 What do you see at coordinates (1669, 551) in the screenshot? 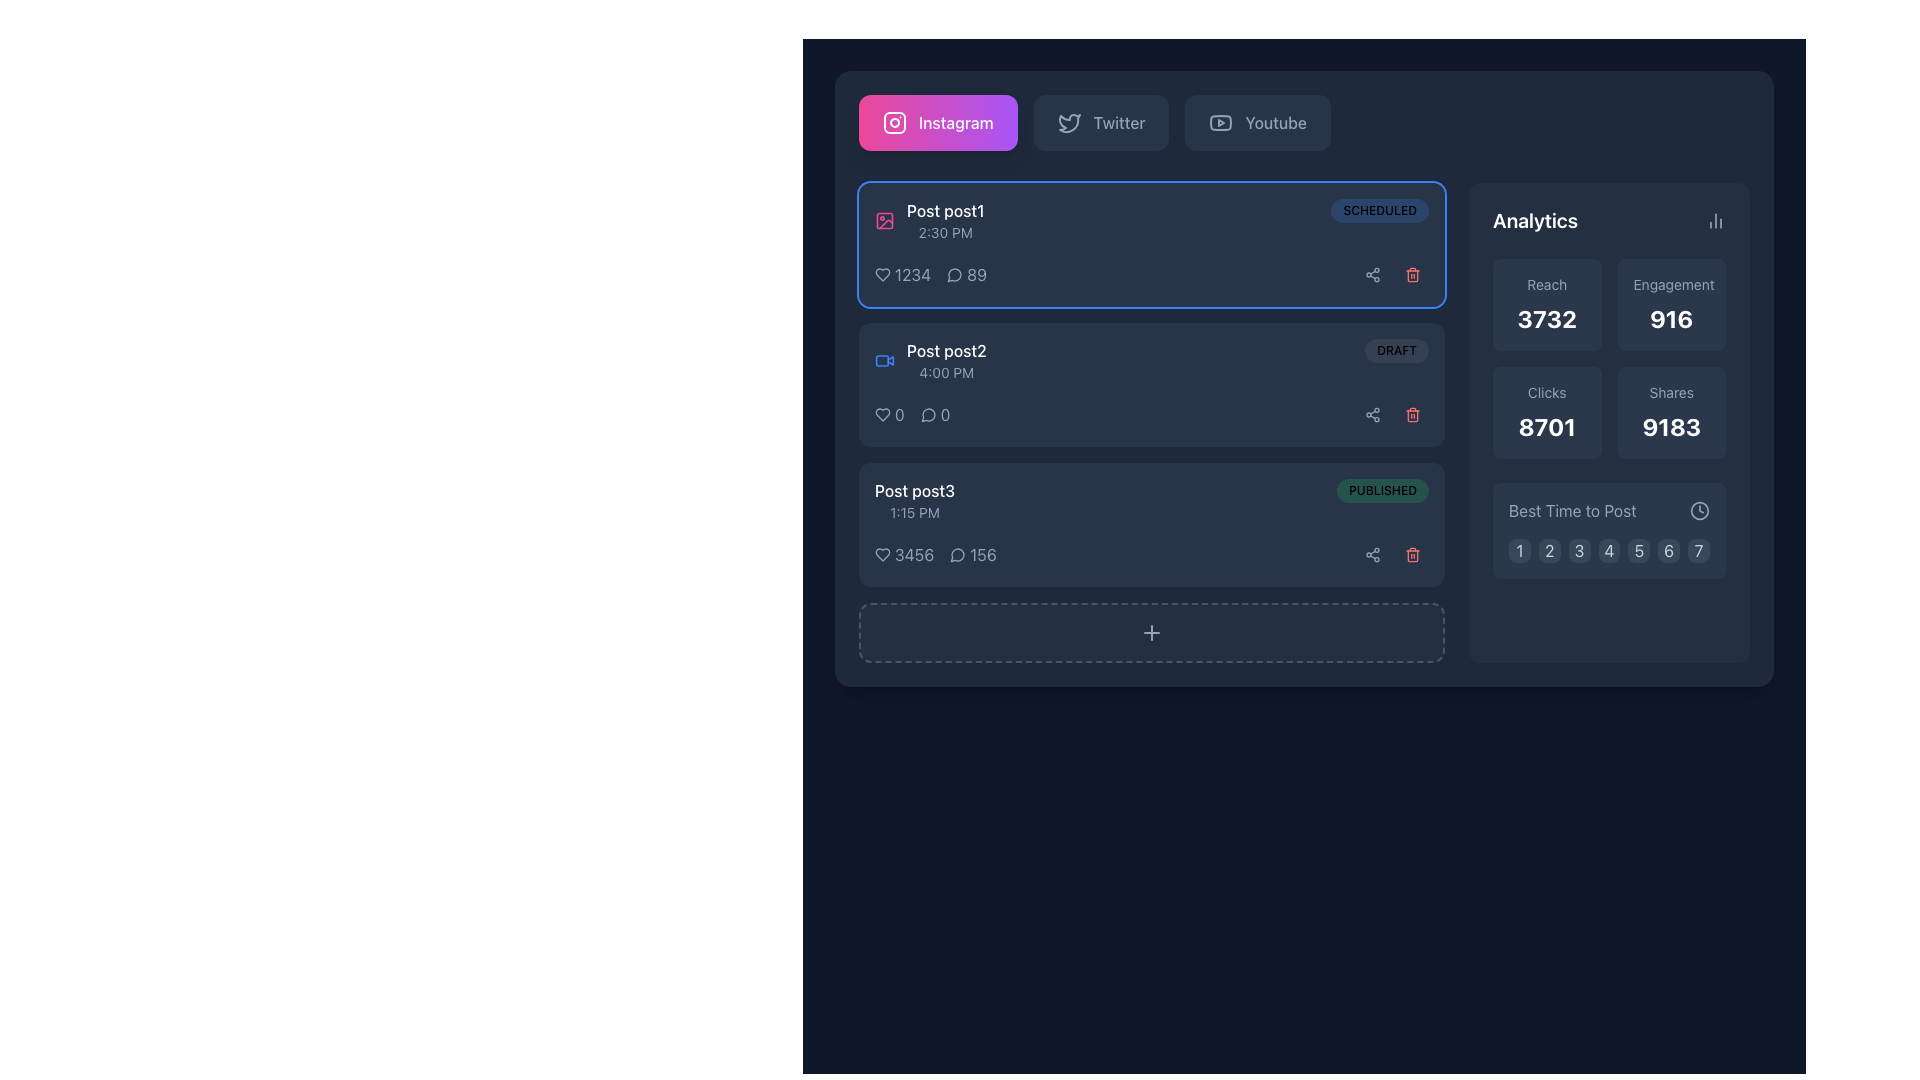
I see `the rounded square-shaped button with a dark blue background and the numeral '6' in light-gray color, located under the 'Best Time to Post' section in the 'Analytics' group` at bounding box center [1669, 551].